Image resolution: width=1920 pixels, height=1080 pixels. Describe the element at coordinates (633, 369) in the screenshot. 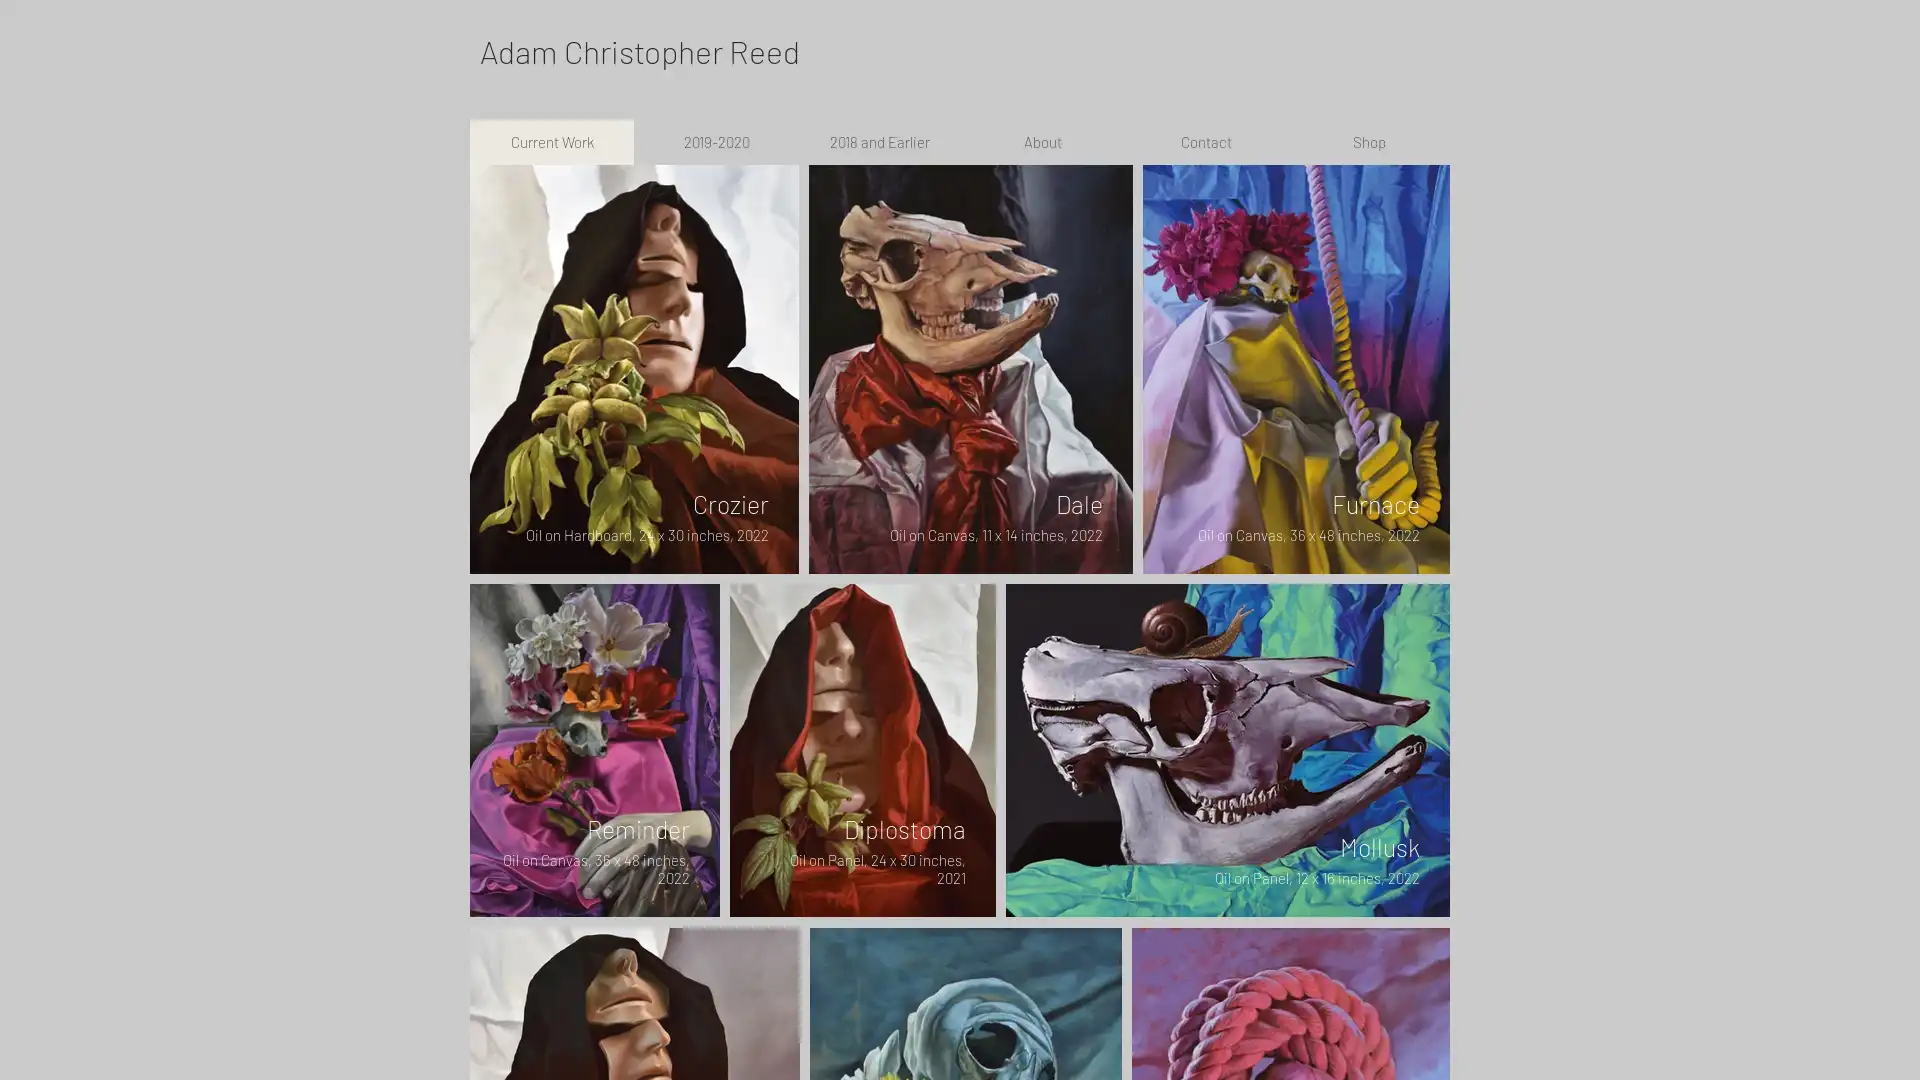

I see `202202001---Crozier.jpg` at that location.